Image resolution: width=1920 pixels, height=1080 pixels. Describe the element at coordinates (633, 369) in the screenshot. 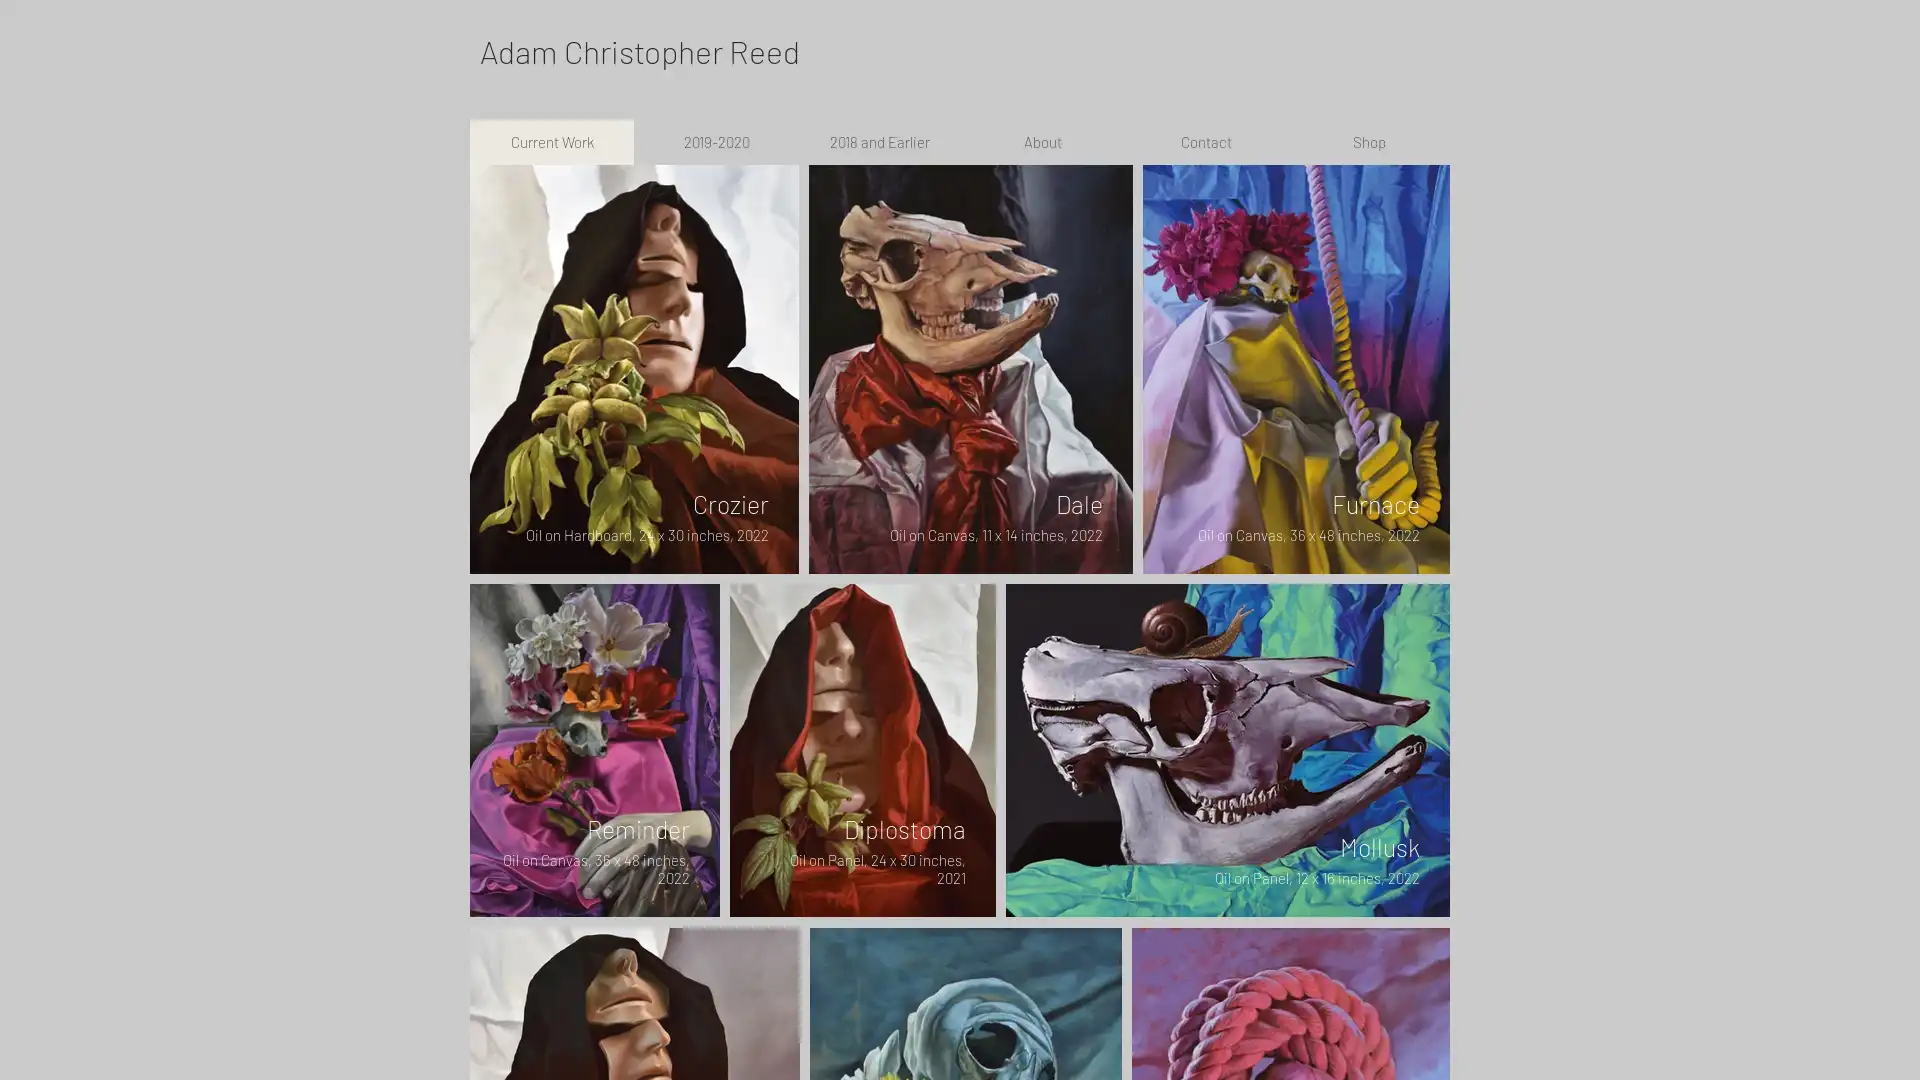

I see `202202001---Crozier.jpg` at that location.